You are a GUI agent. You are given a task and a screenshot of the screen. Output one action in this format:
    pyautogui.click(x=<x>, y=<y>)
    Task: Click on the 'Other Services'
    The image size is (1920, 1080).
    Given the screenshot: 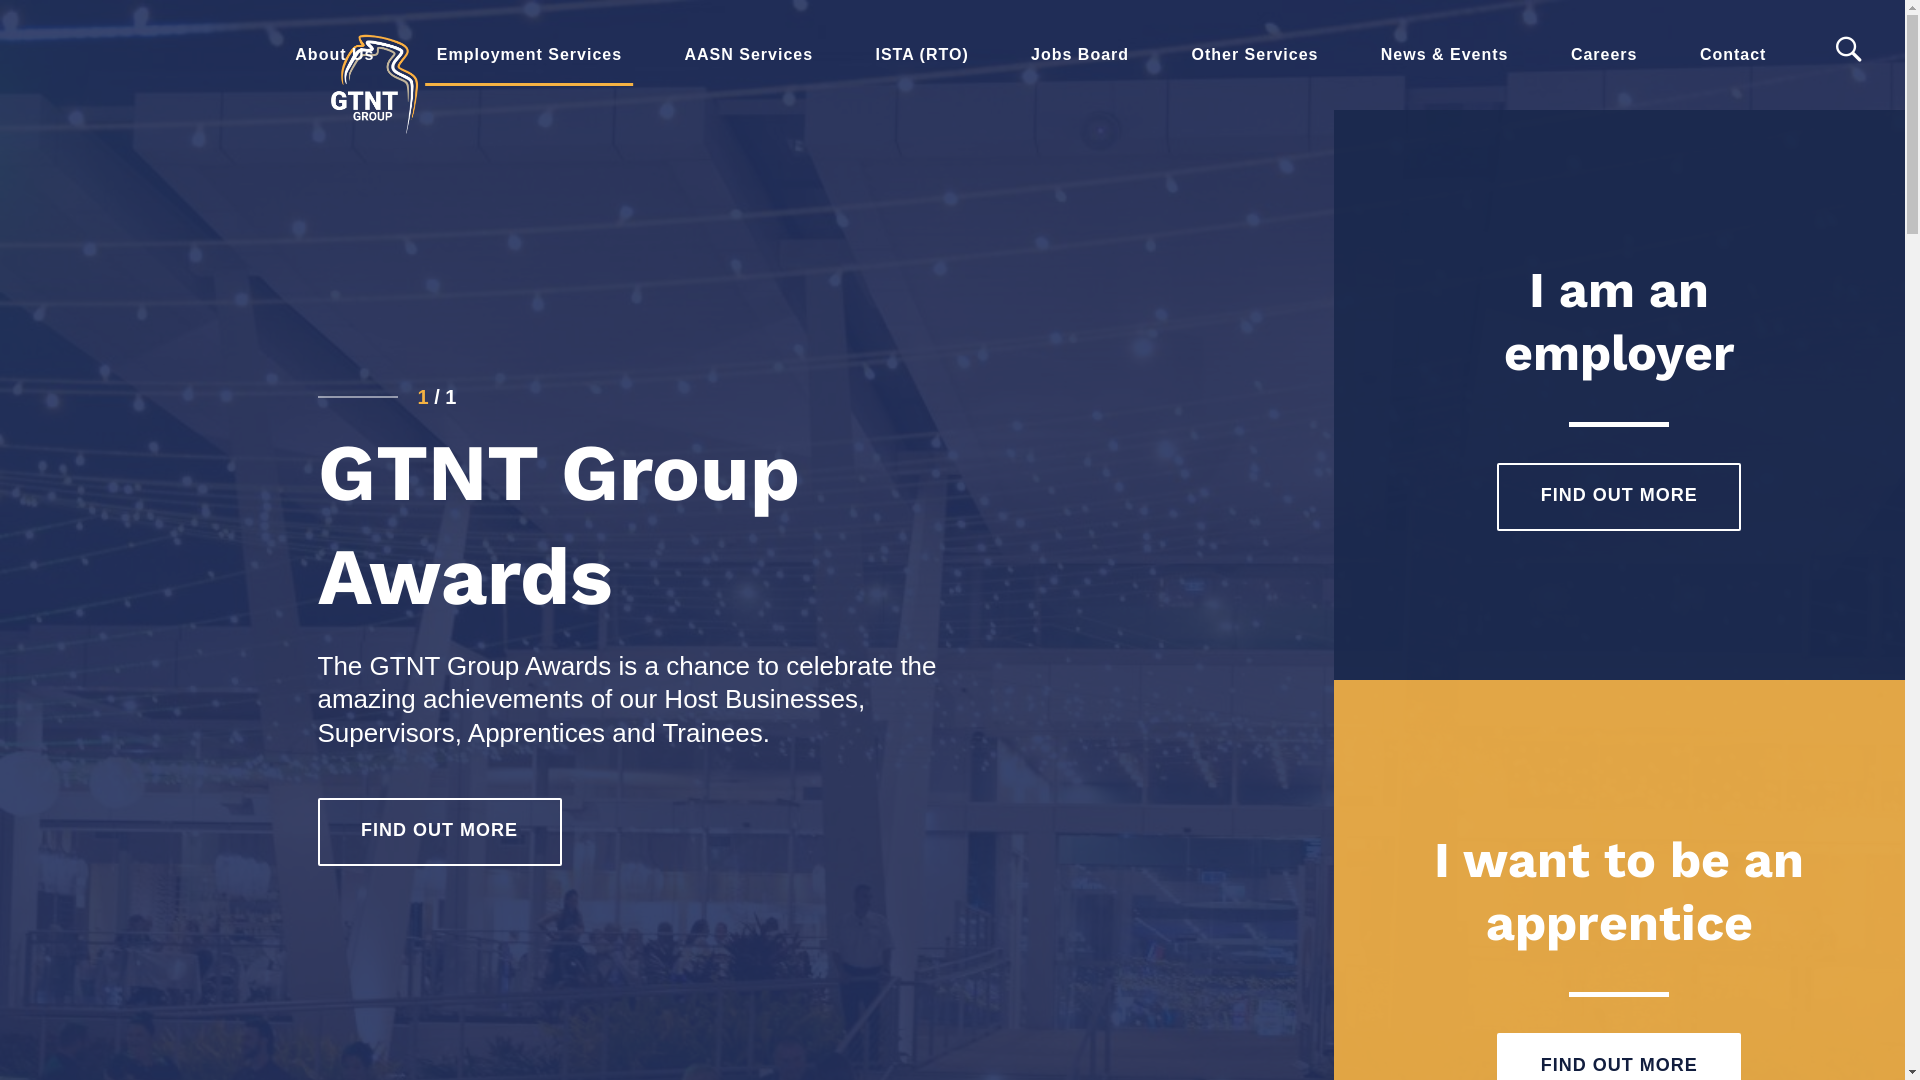 What is the action you would take?
    pyautogui.click(x=1253, y=53)
    